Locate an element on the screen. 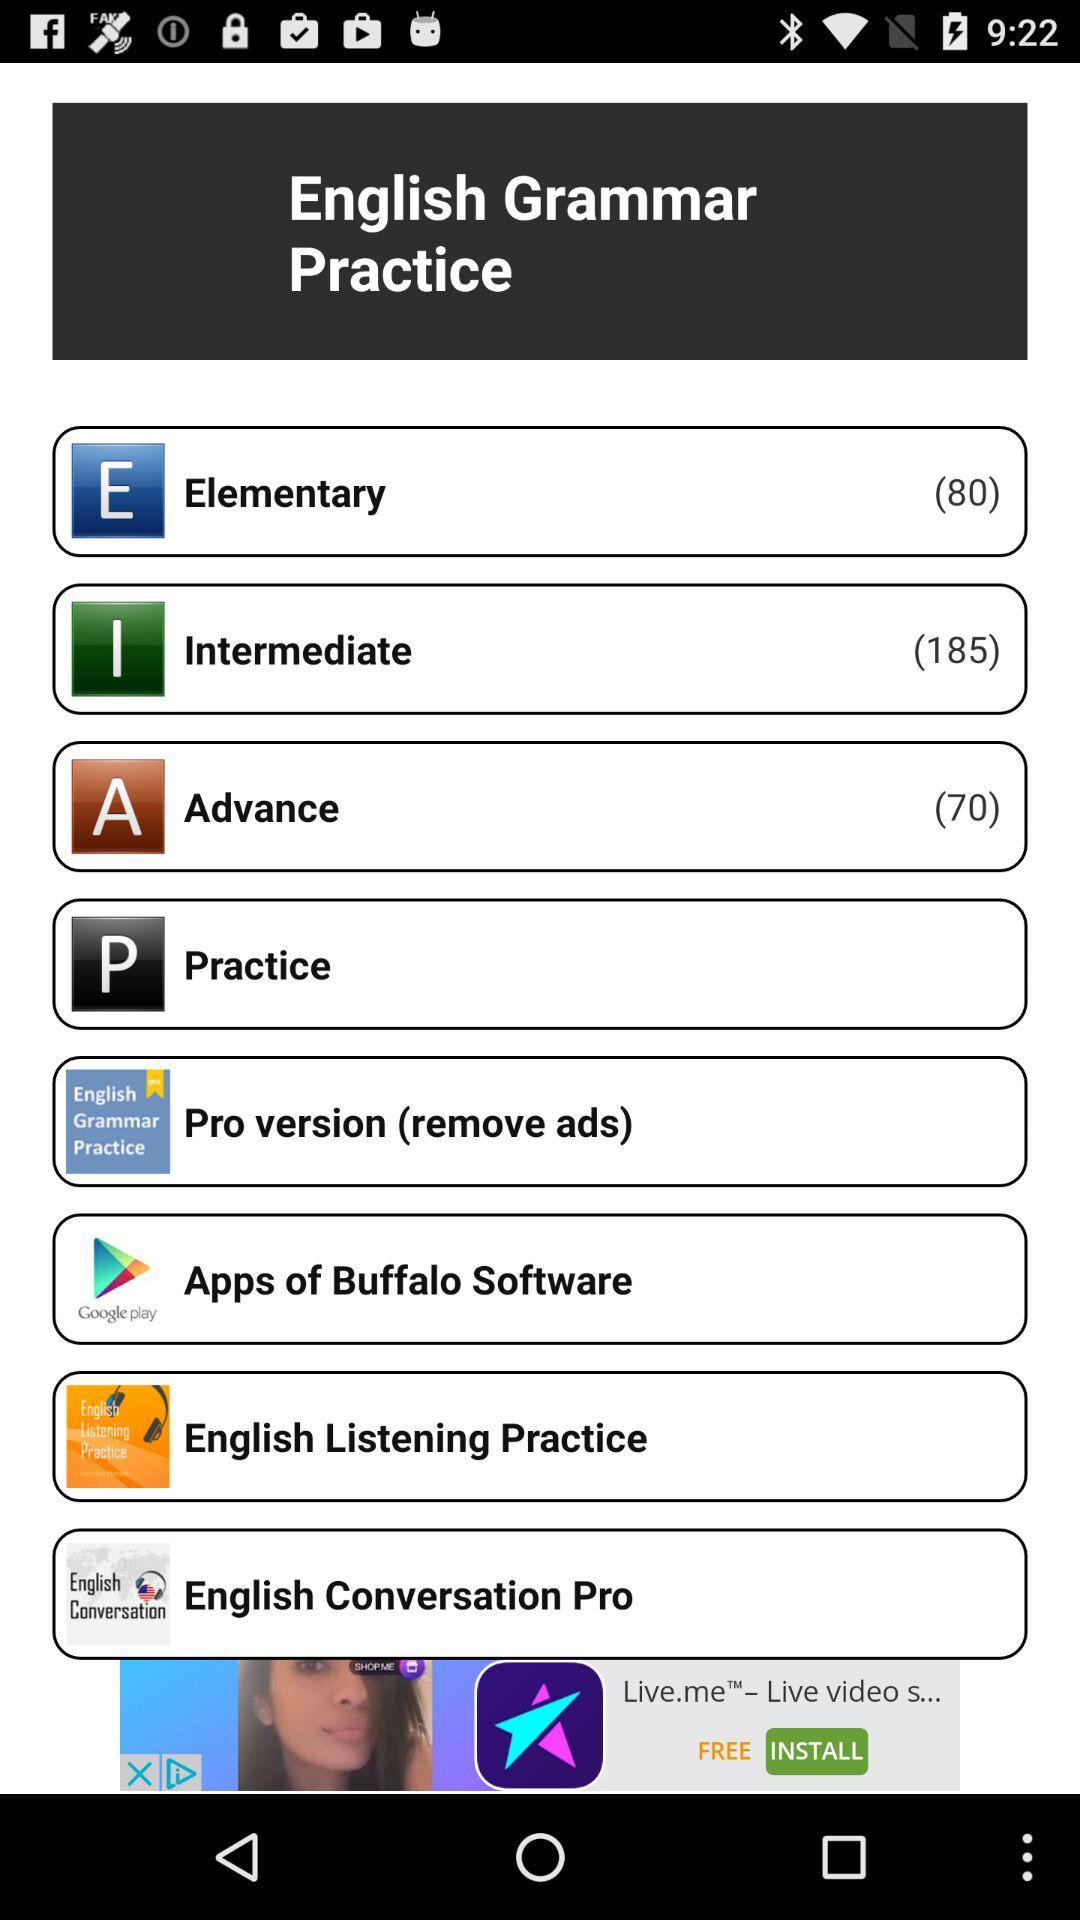 This screenshot has width=1080, height=1920. the icon which is left side of the english listening practice is located at coordinates (118, 1435).